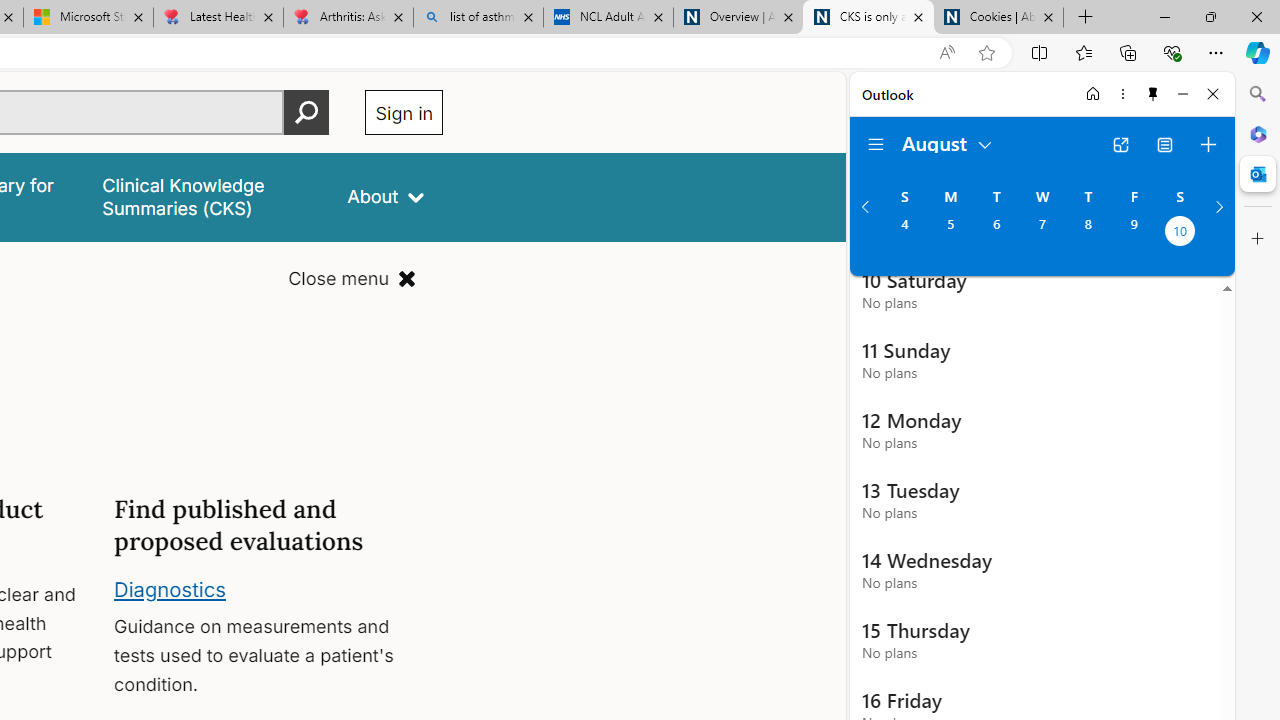 The image size is (1280, 720). What do you see at coordinates (947, 141) in the screenshot?
I see `'August'` at bounding box center [947, 141].